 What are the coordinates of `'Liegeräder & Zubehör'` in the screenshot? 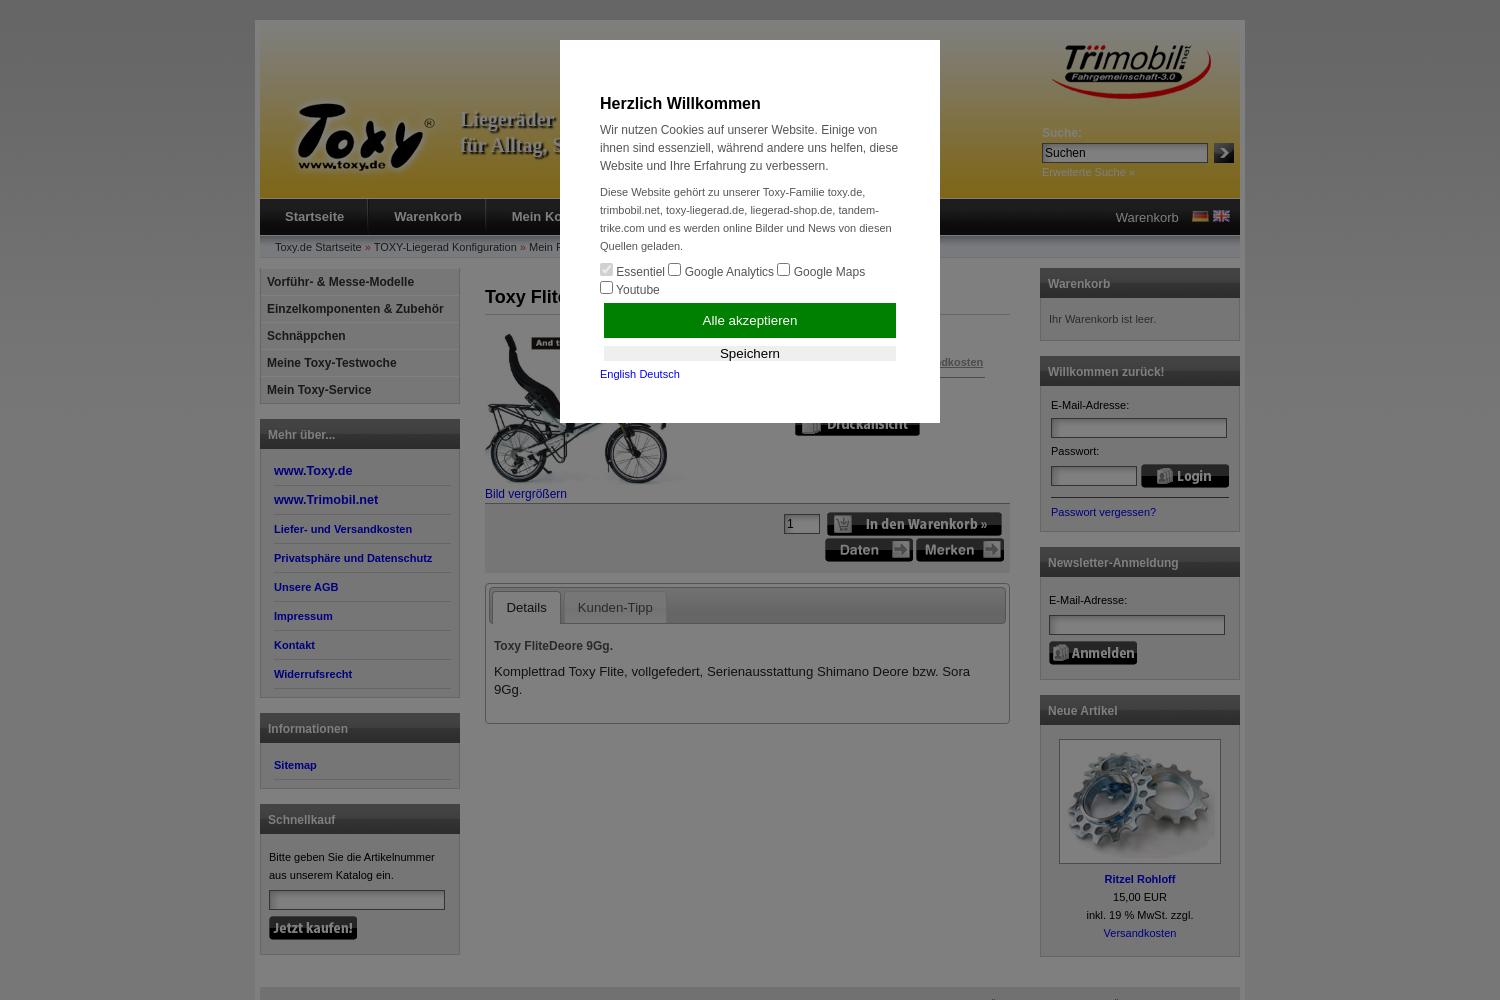 It's located at (557, 118).